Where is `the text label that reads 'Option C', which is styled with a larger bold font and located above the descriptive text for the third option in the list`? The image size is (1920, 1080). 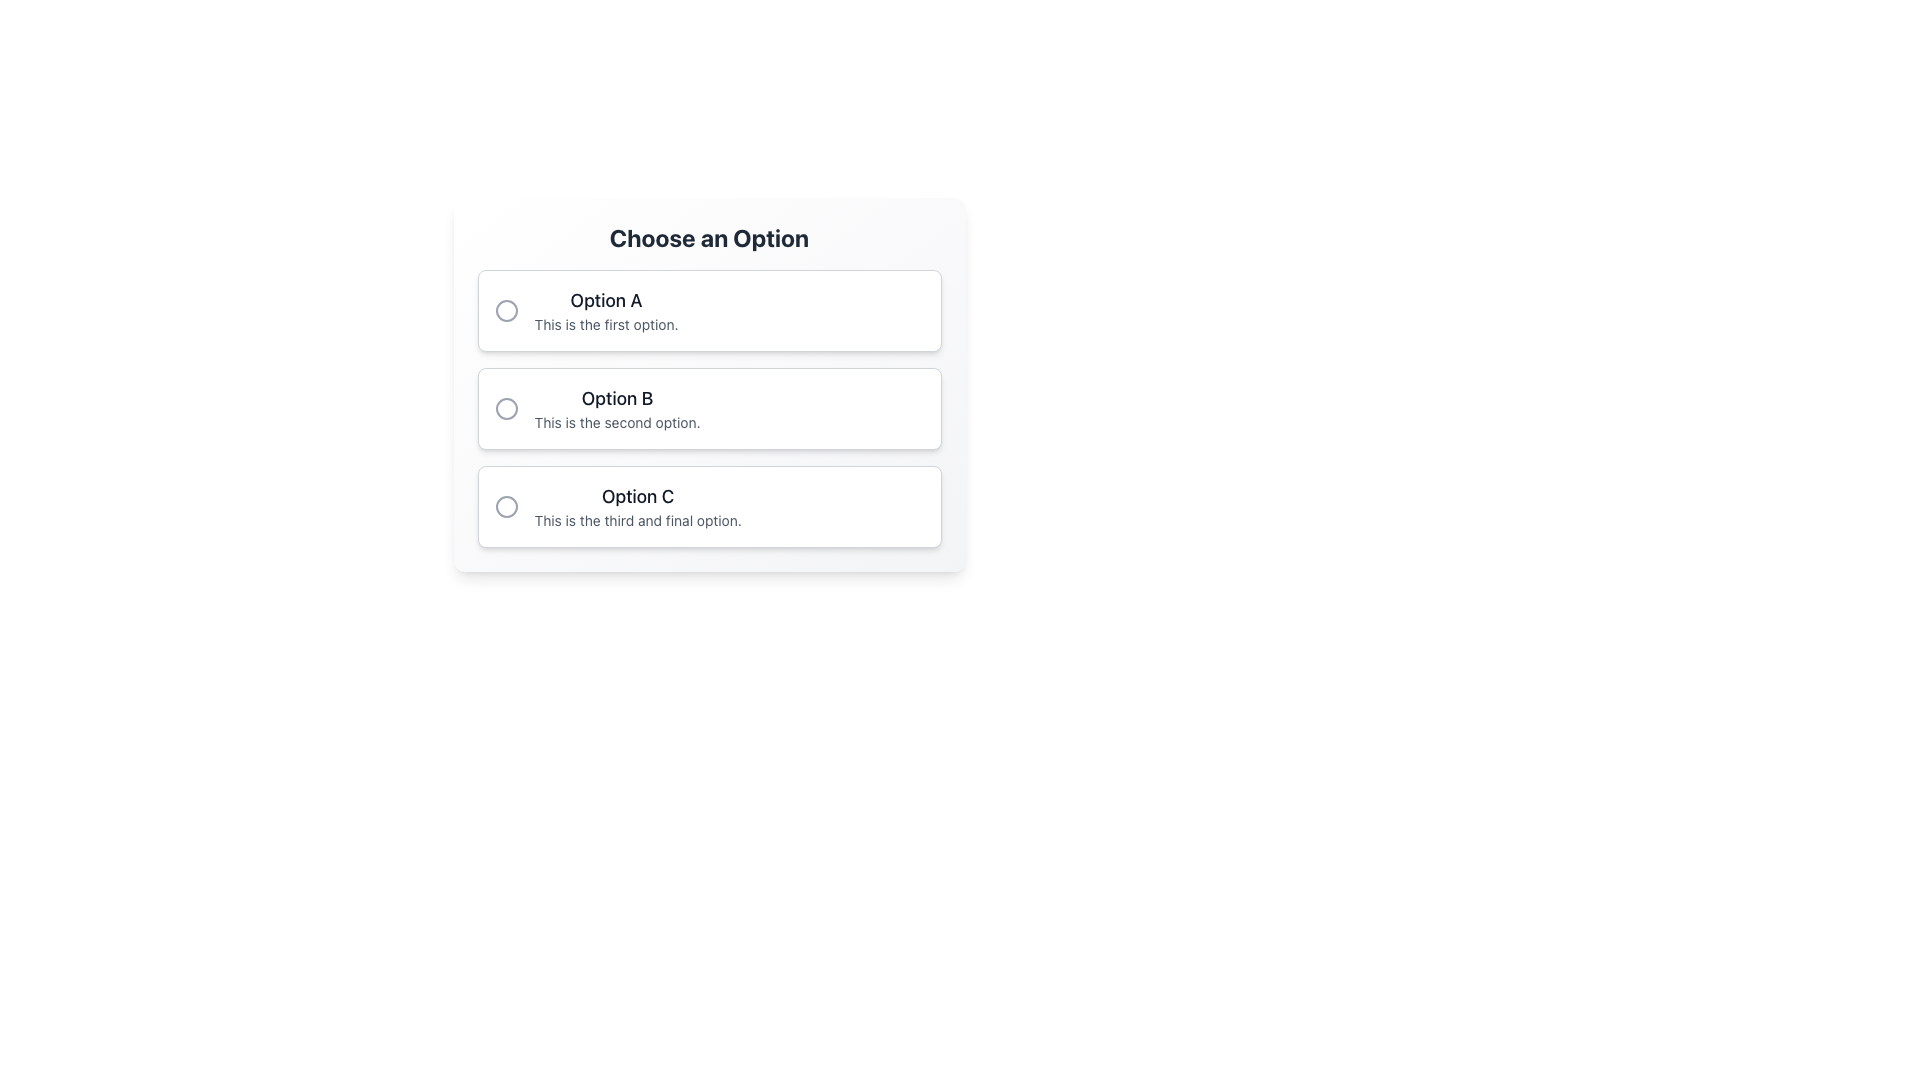 the text label that reads 'Option C', which is styled with a larger bold font and located above the descriptive text for the third option in the list is located at coordinates (637, 496).